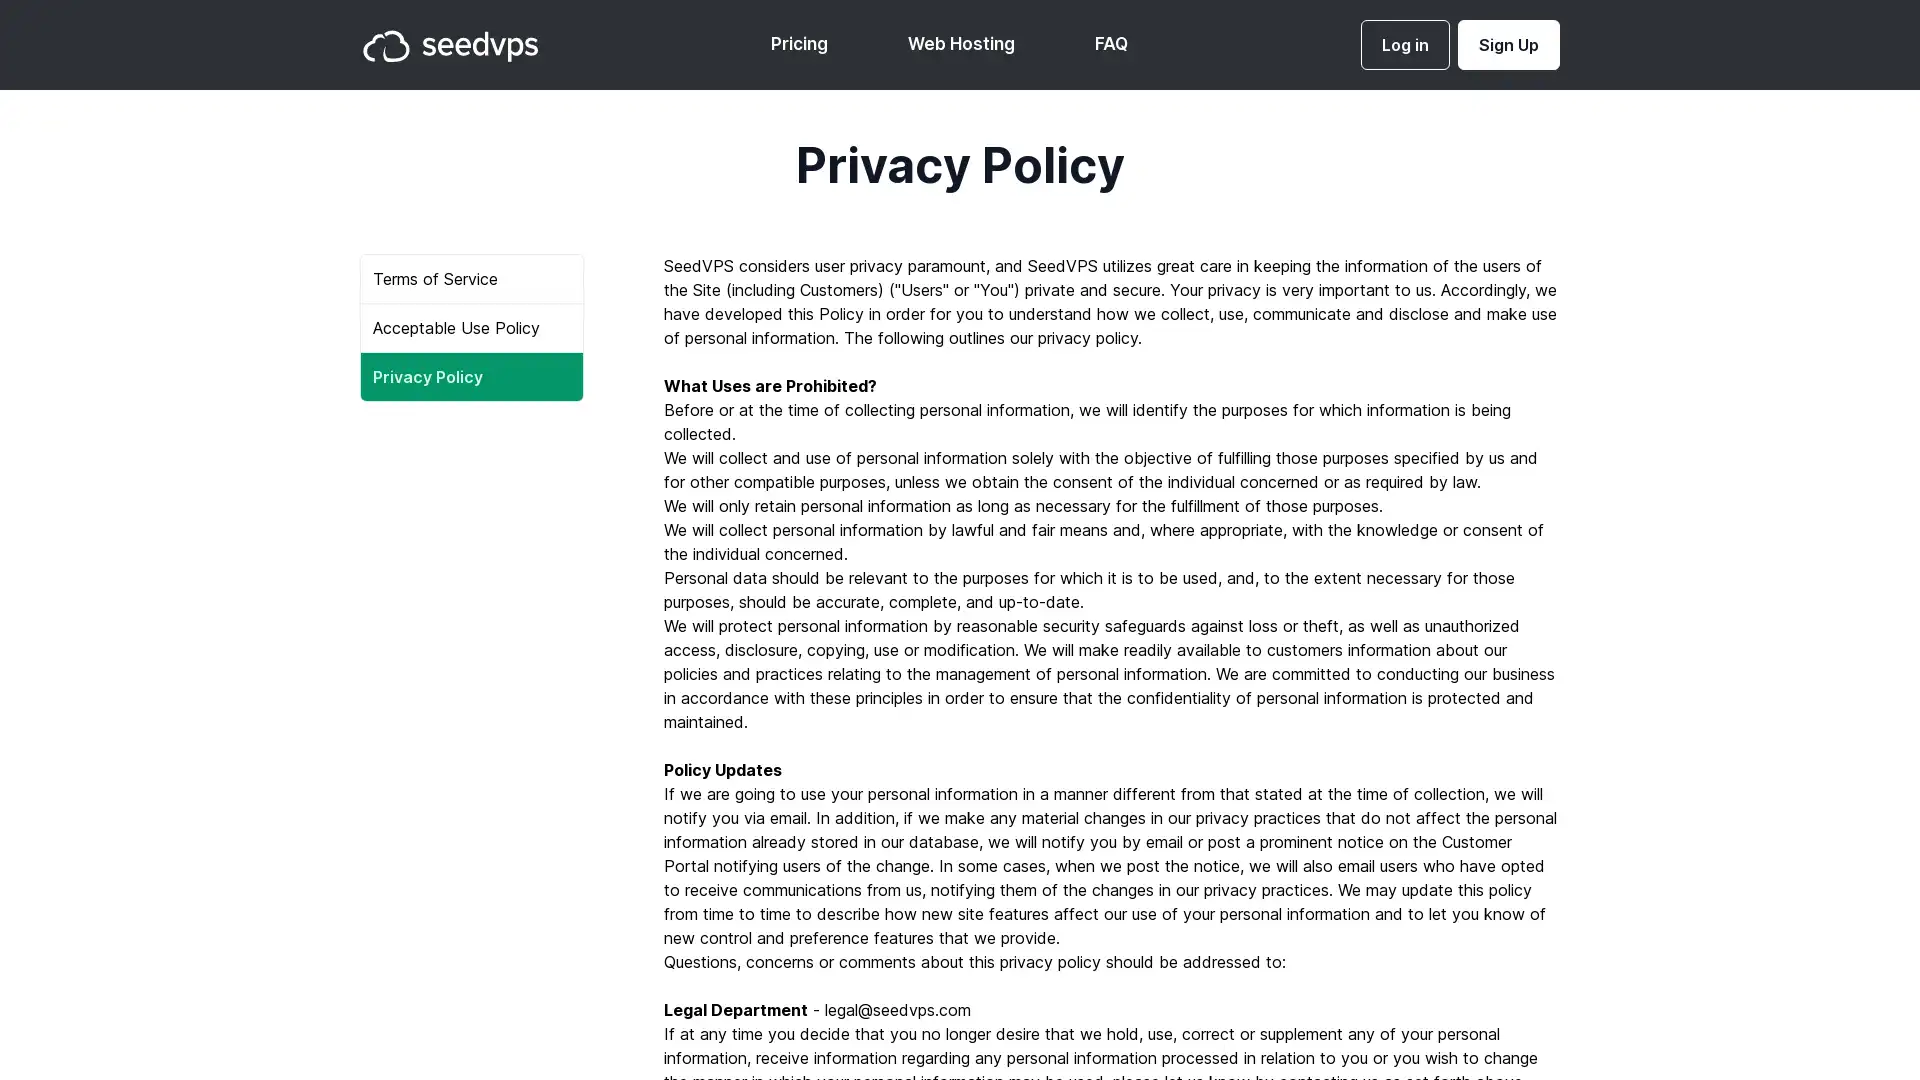 The width and height of the screenshot is (1920, 1080). Describe the element at coordinates (1404, 45) in the screenshot. I see `Log in` at that location.